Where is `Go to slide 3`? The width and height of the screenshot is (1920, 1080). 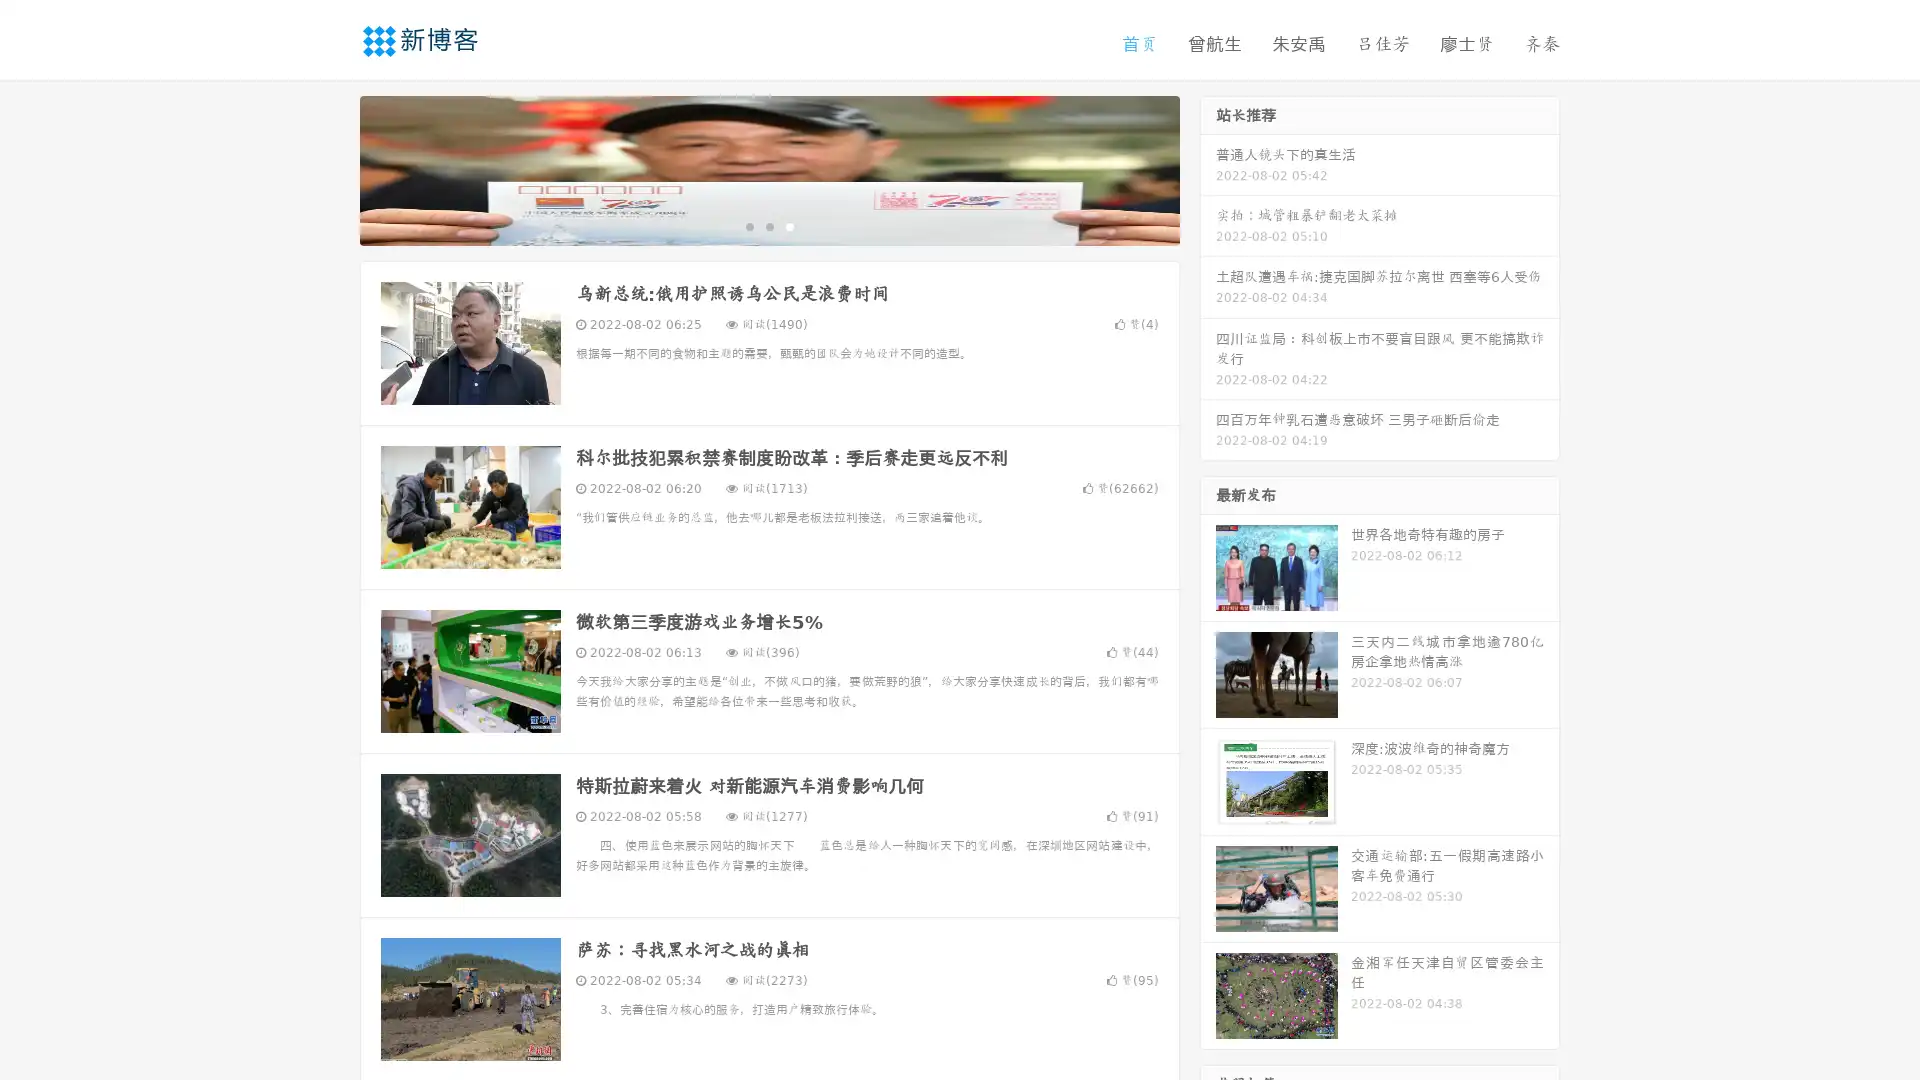
Go to slide 3 is located at coordinates (789, 225).